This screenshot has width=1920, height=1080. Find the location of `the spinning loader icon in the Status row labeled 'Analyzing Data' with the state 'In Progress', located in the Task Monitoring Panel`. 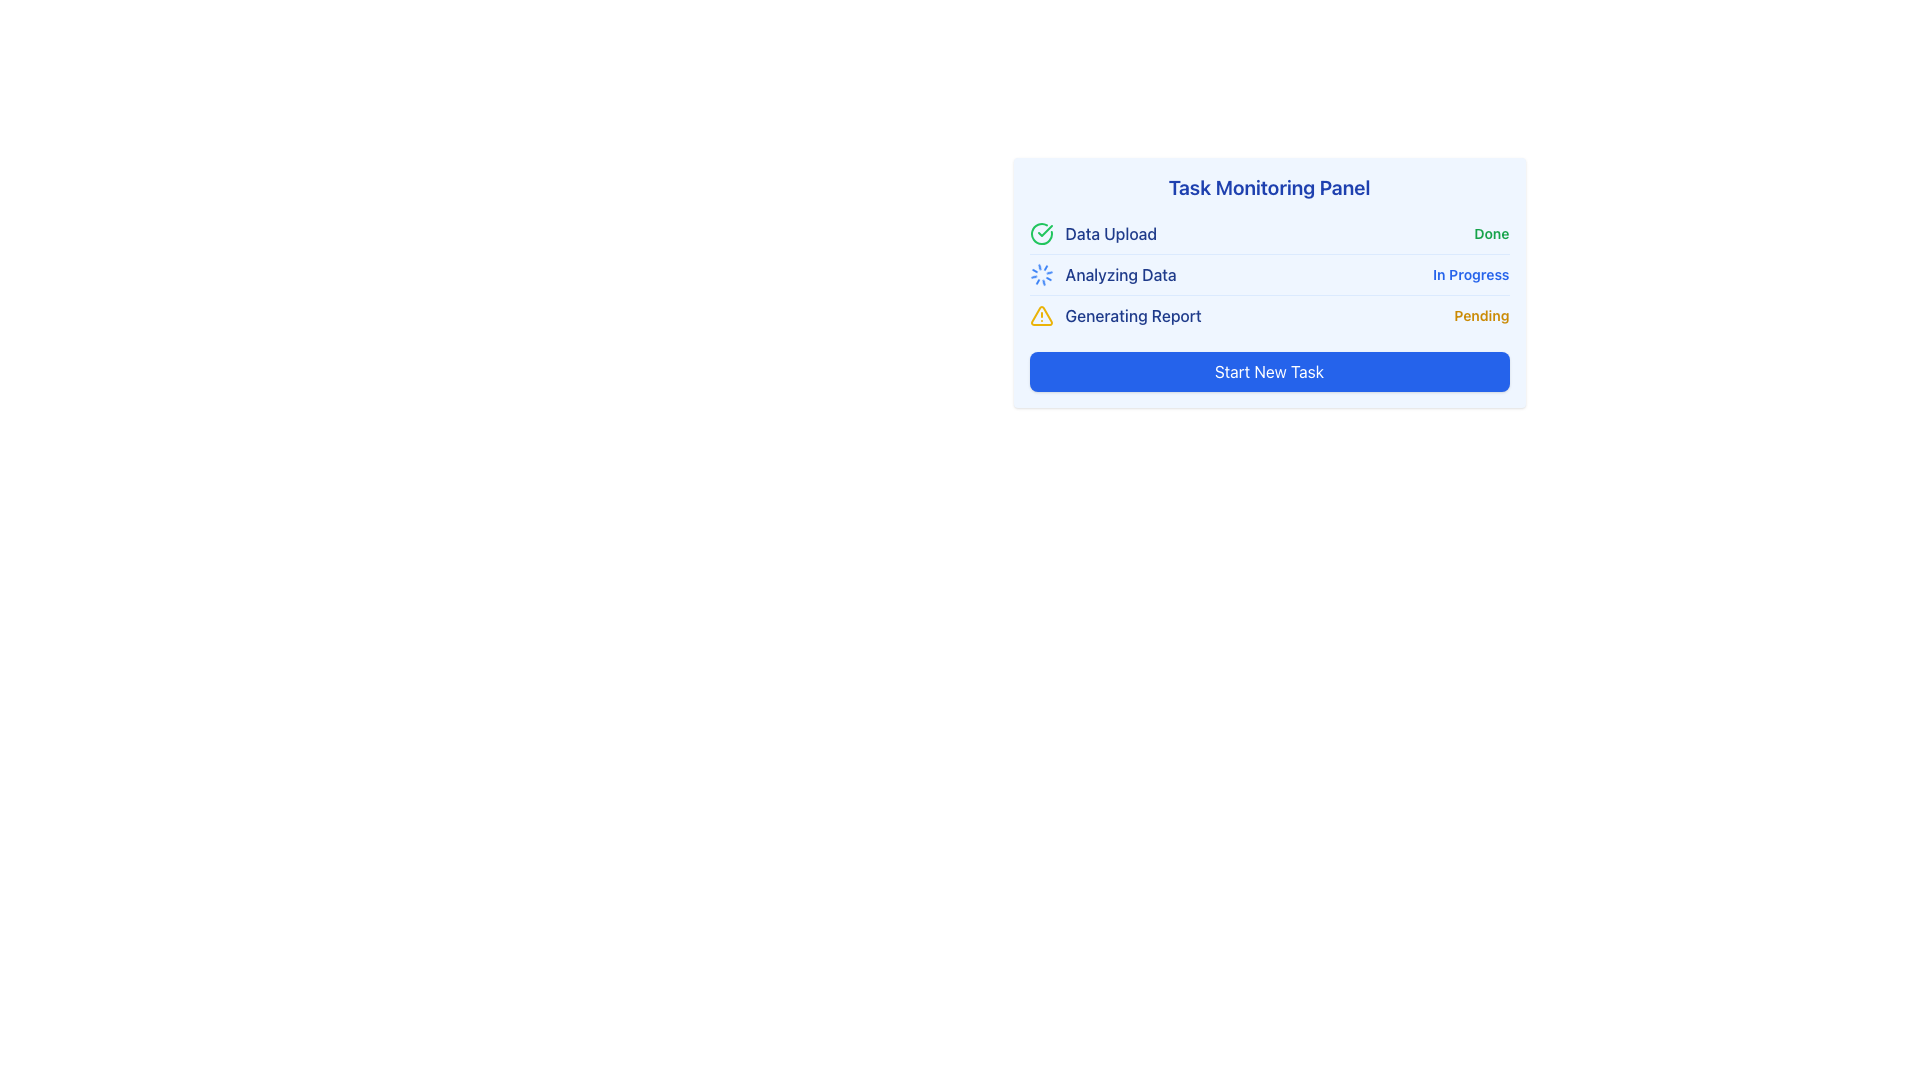

the spinning loader icon in the Status row labeled 'Analyzing Data' with the state 'In Progress', located in the Task Monitoring Panel is located at coordinates (1268, 274).